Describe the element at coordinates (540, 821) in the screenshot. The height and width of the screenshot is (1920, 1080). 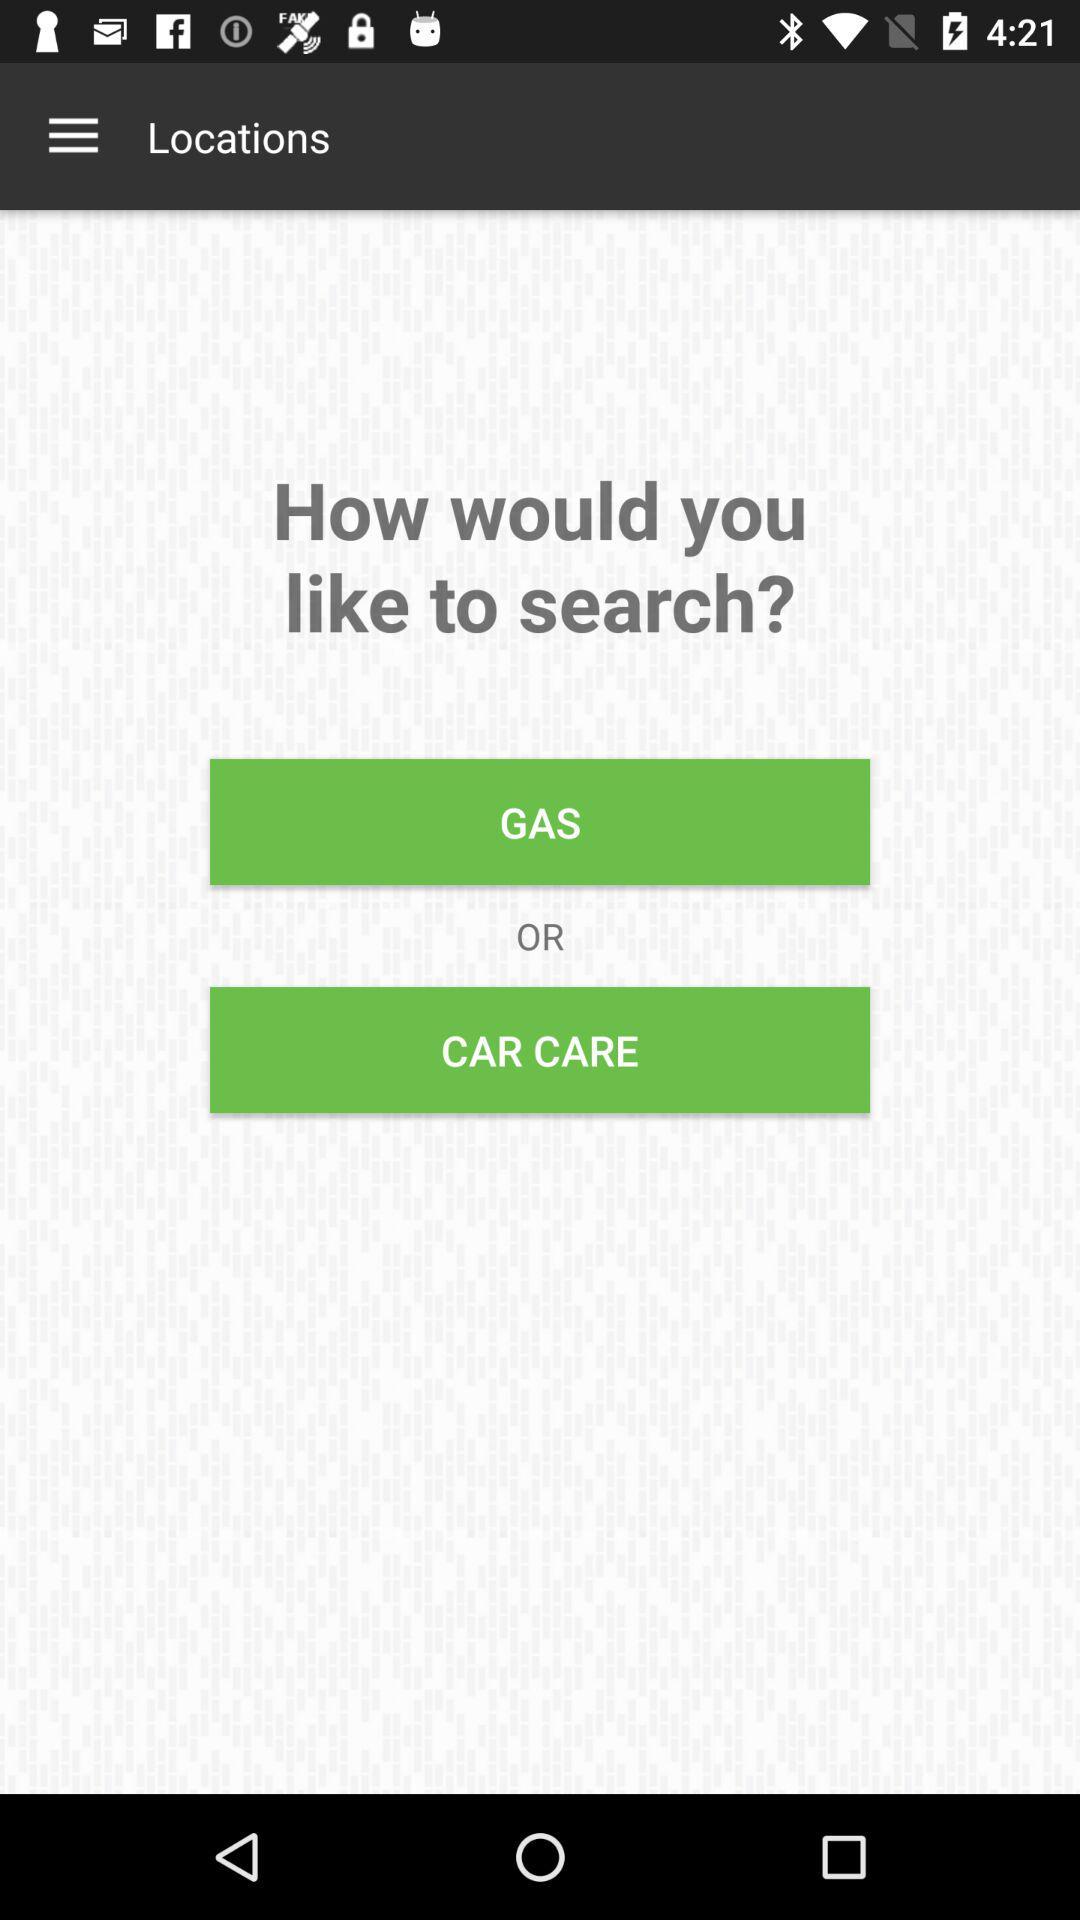
I see `gas item` at that location.